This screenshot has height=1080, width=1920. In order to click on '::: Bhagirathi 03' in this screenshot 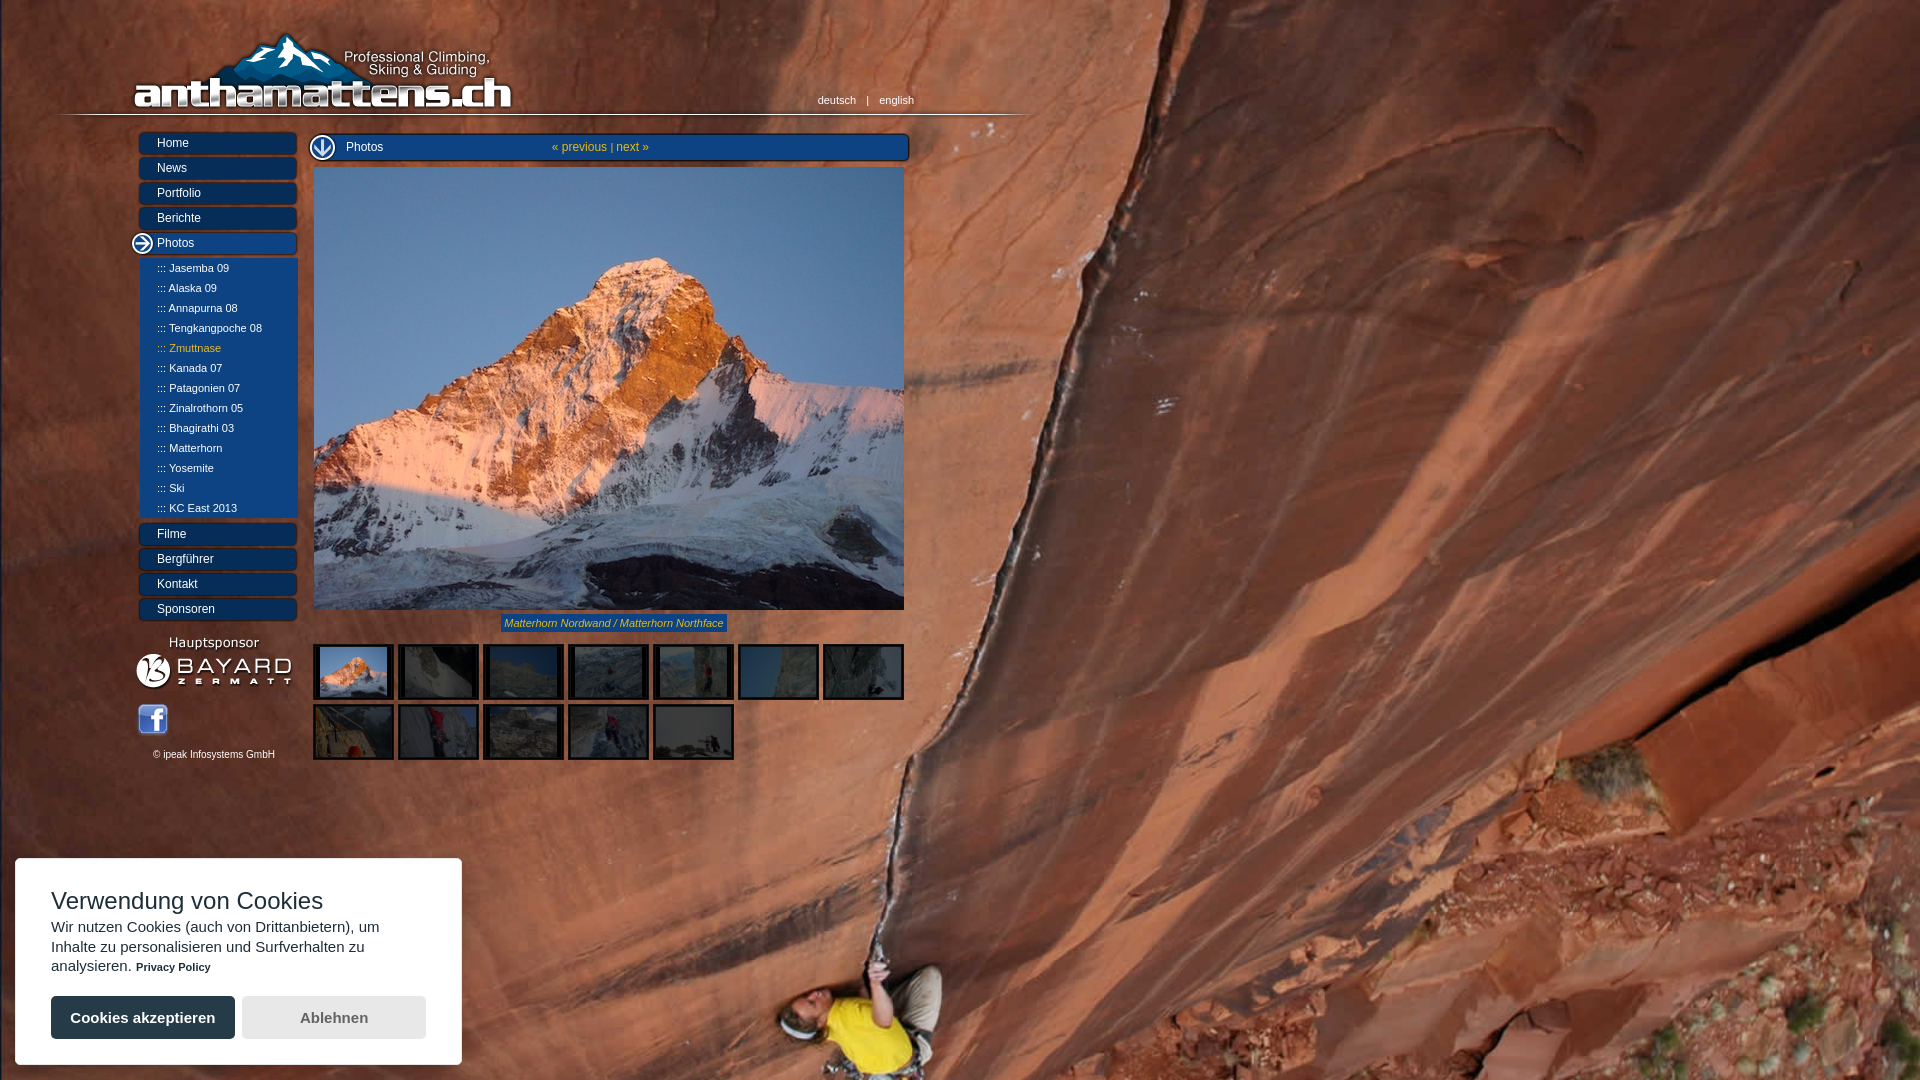, I will do `click(182, 427)`.